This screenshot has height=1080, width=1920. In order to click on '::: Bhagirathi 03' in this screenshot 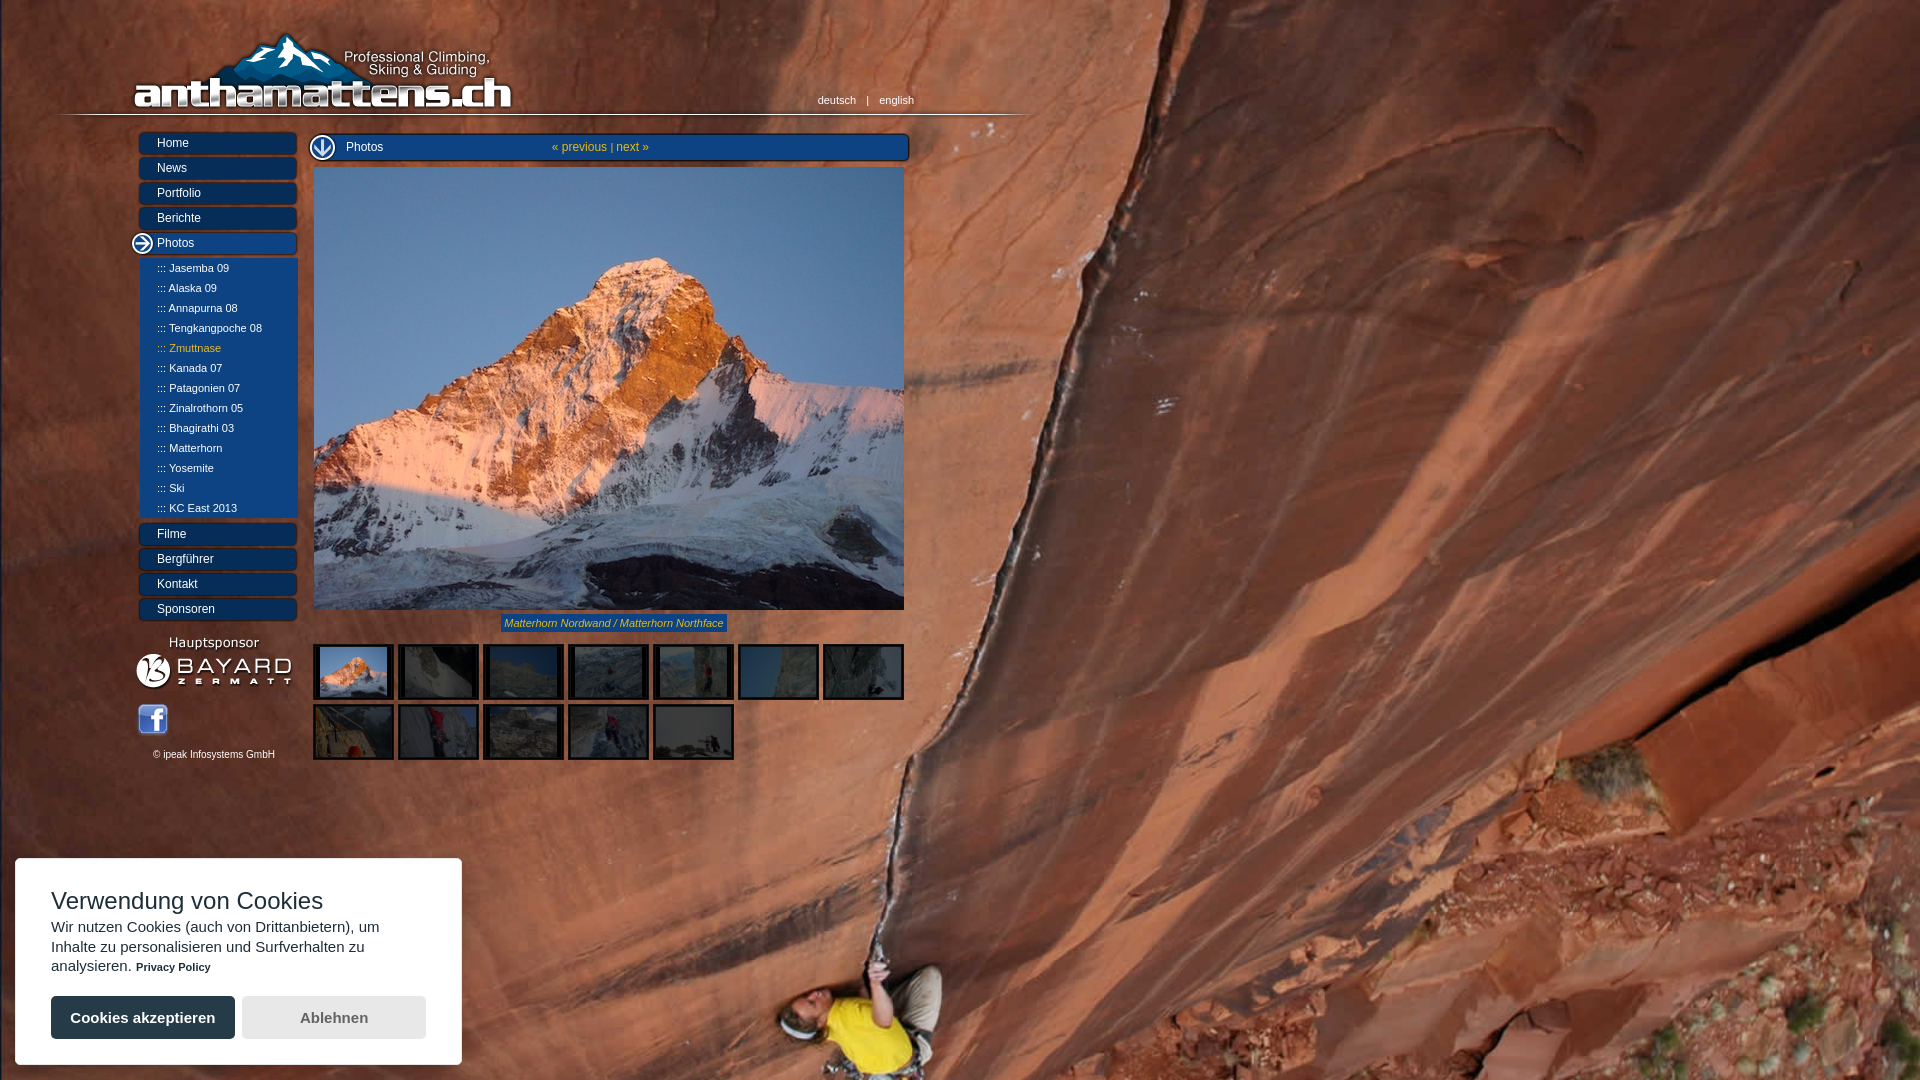, I will do `click(182, 427)`.